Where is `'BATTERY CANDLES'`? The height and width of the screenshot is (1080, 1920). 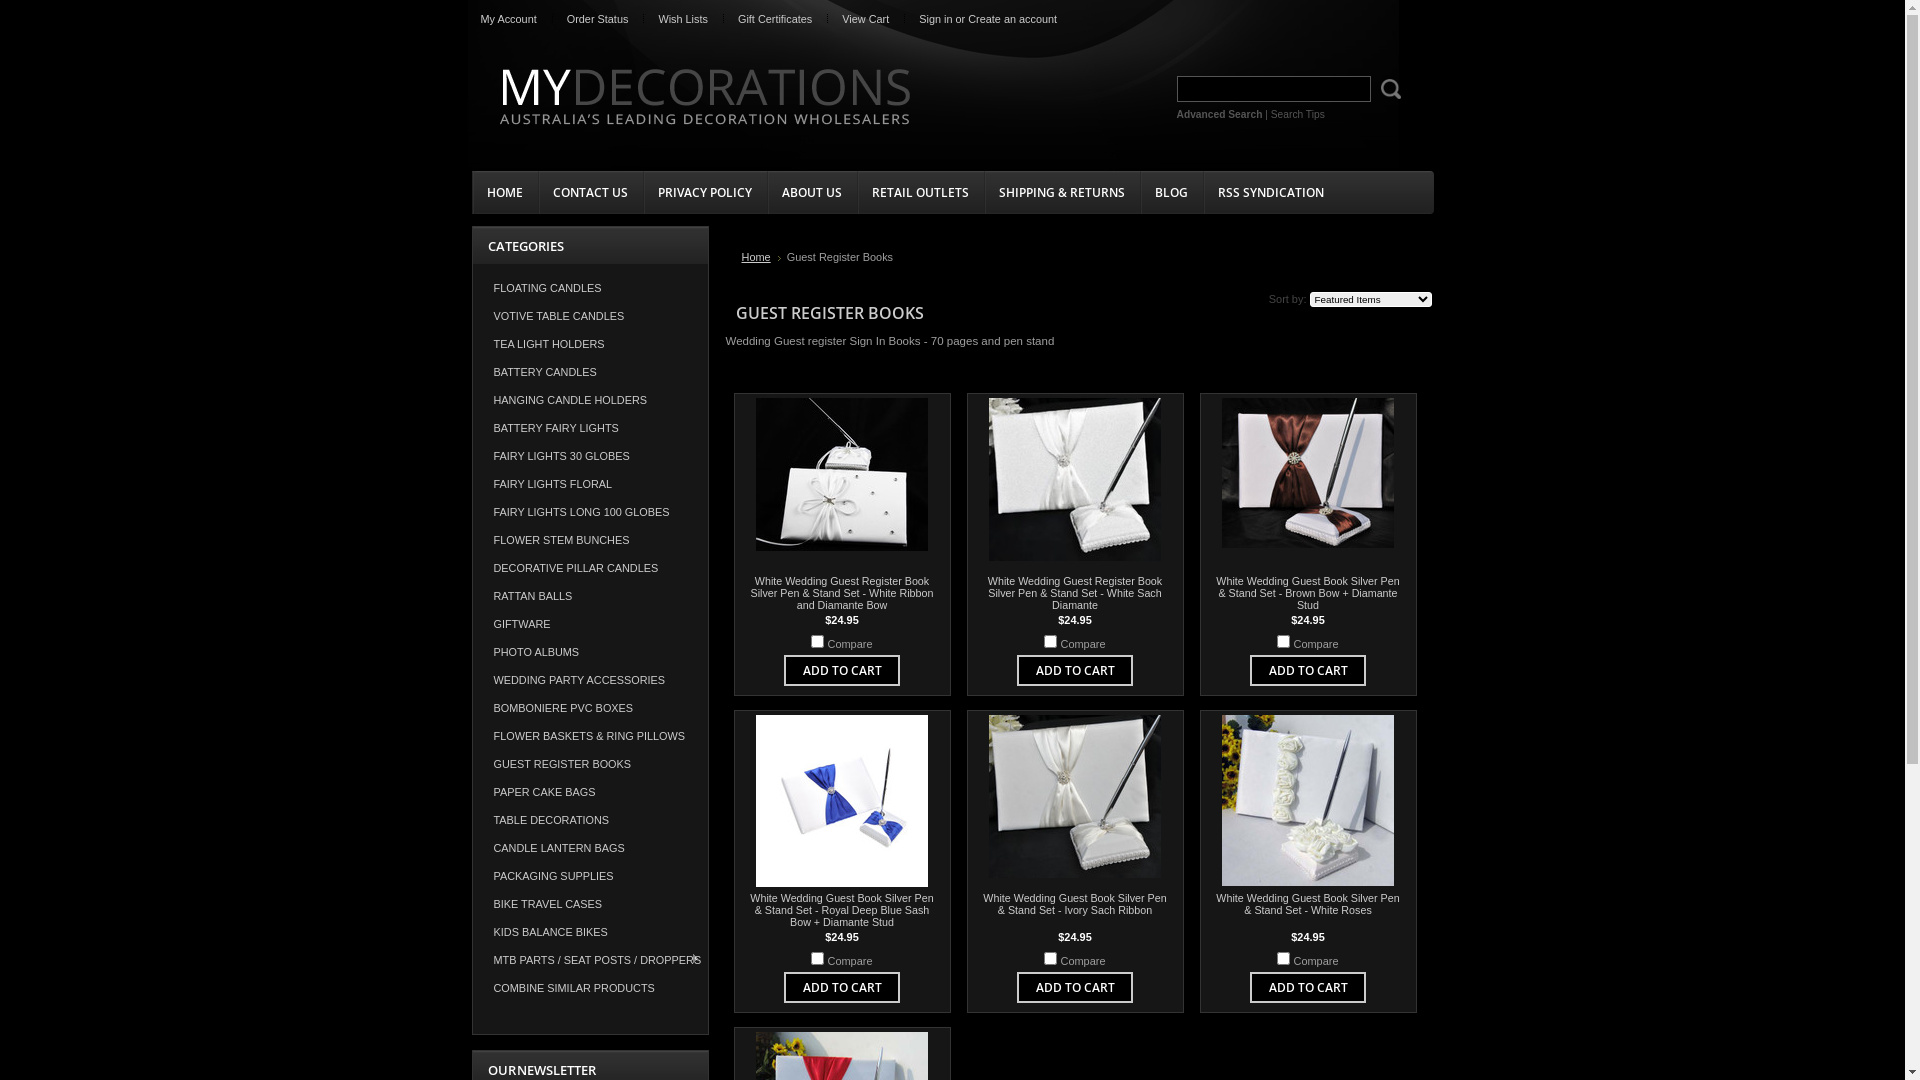 'BATTERY CANDLES' is located at coordinates (589, 371).